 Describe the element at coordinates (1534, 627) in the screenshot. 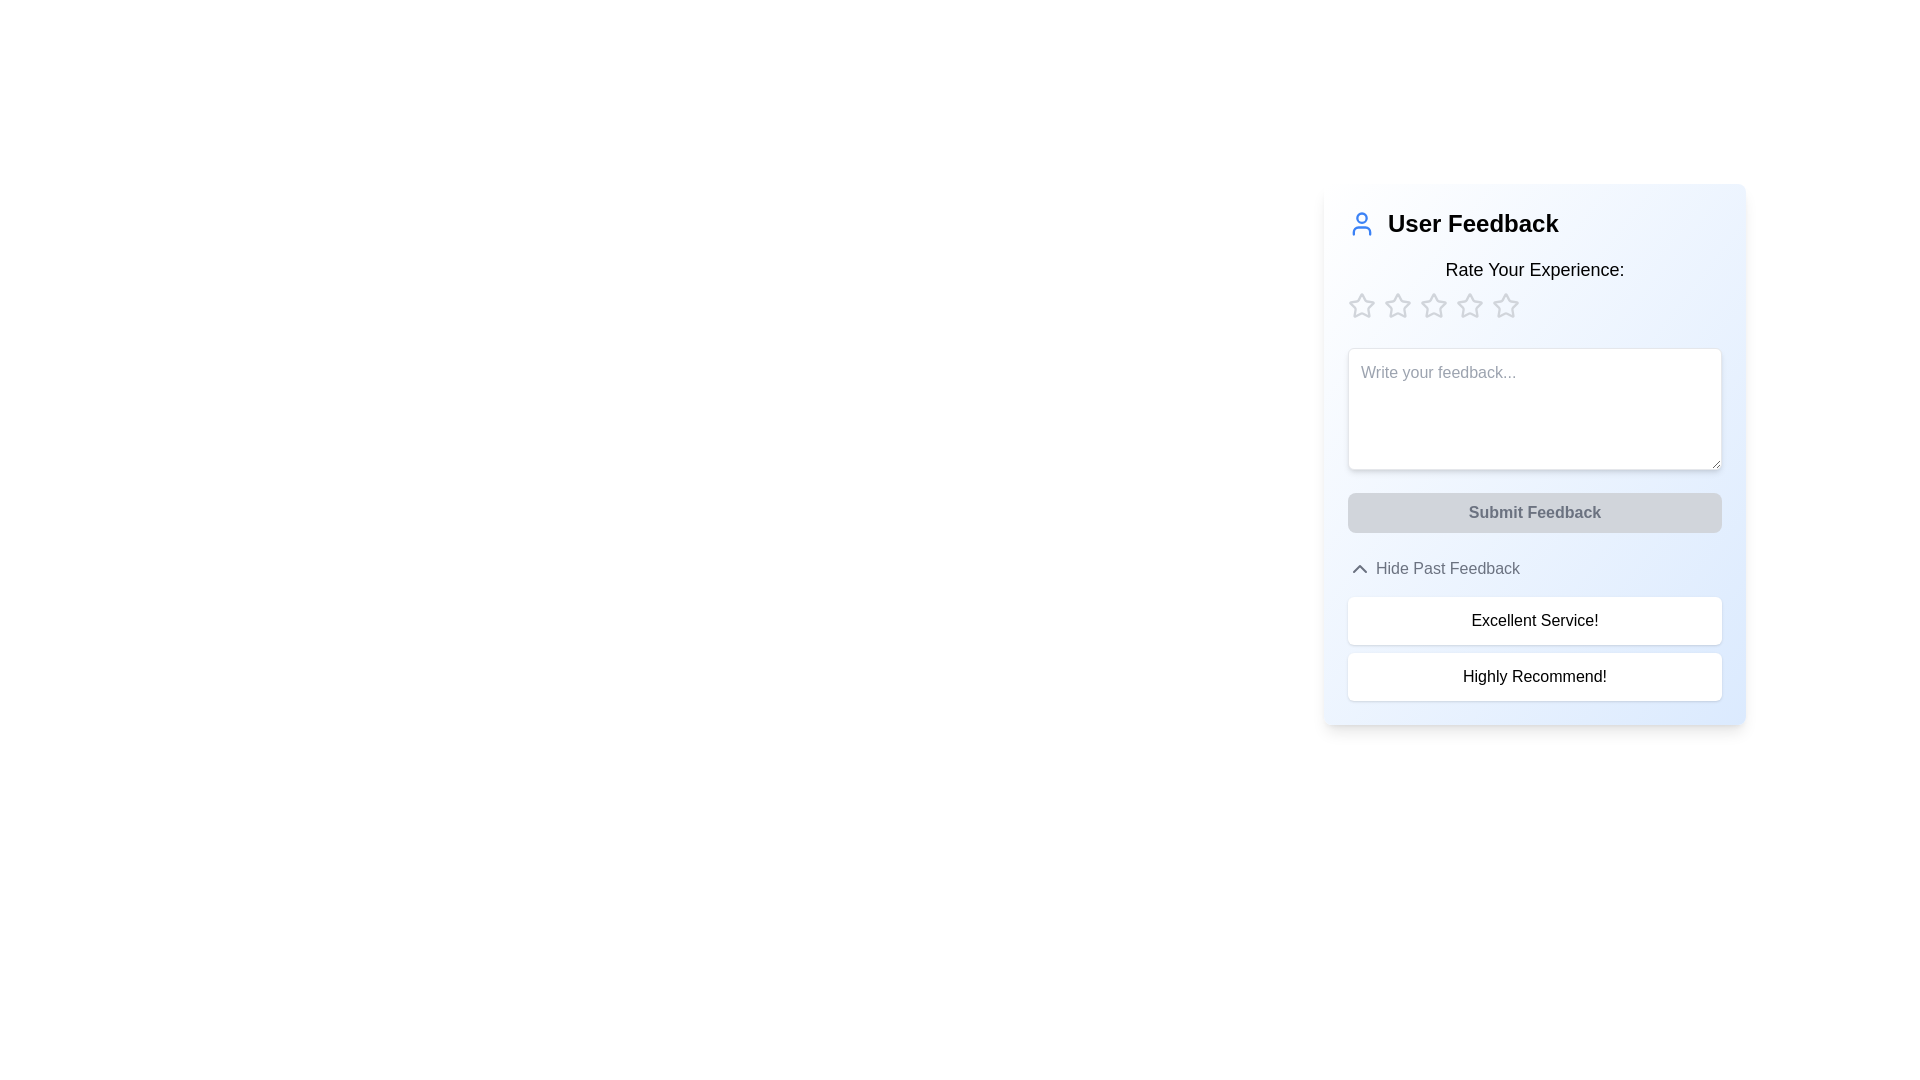

I see `the static text display element that shows the feedback content 'Excellent Service!', positioned between 'Hide Past Feedback' and 'Highly Recommend!'` at that location.